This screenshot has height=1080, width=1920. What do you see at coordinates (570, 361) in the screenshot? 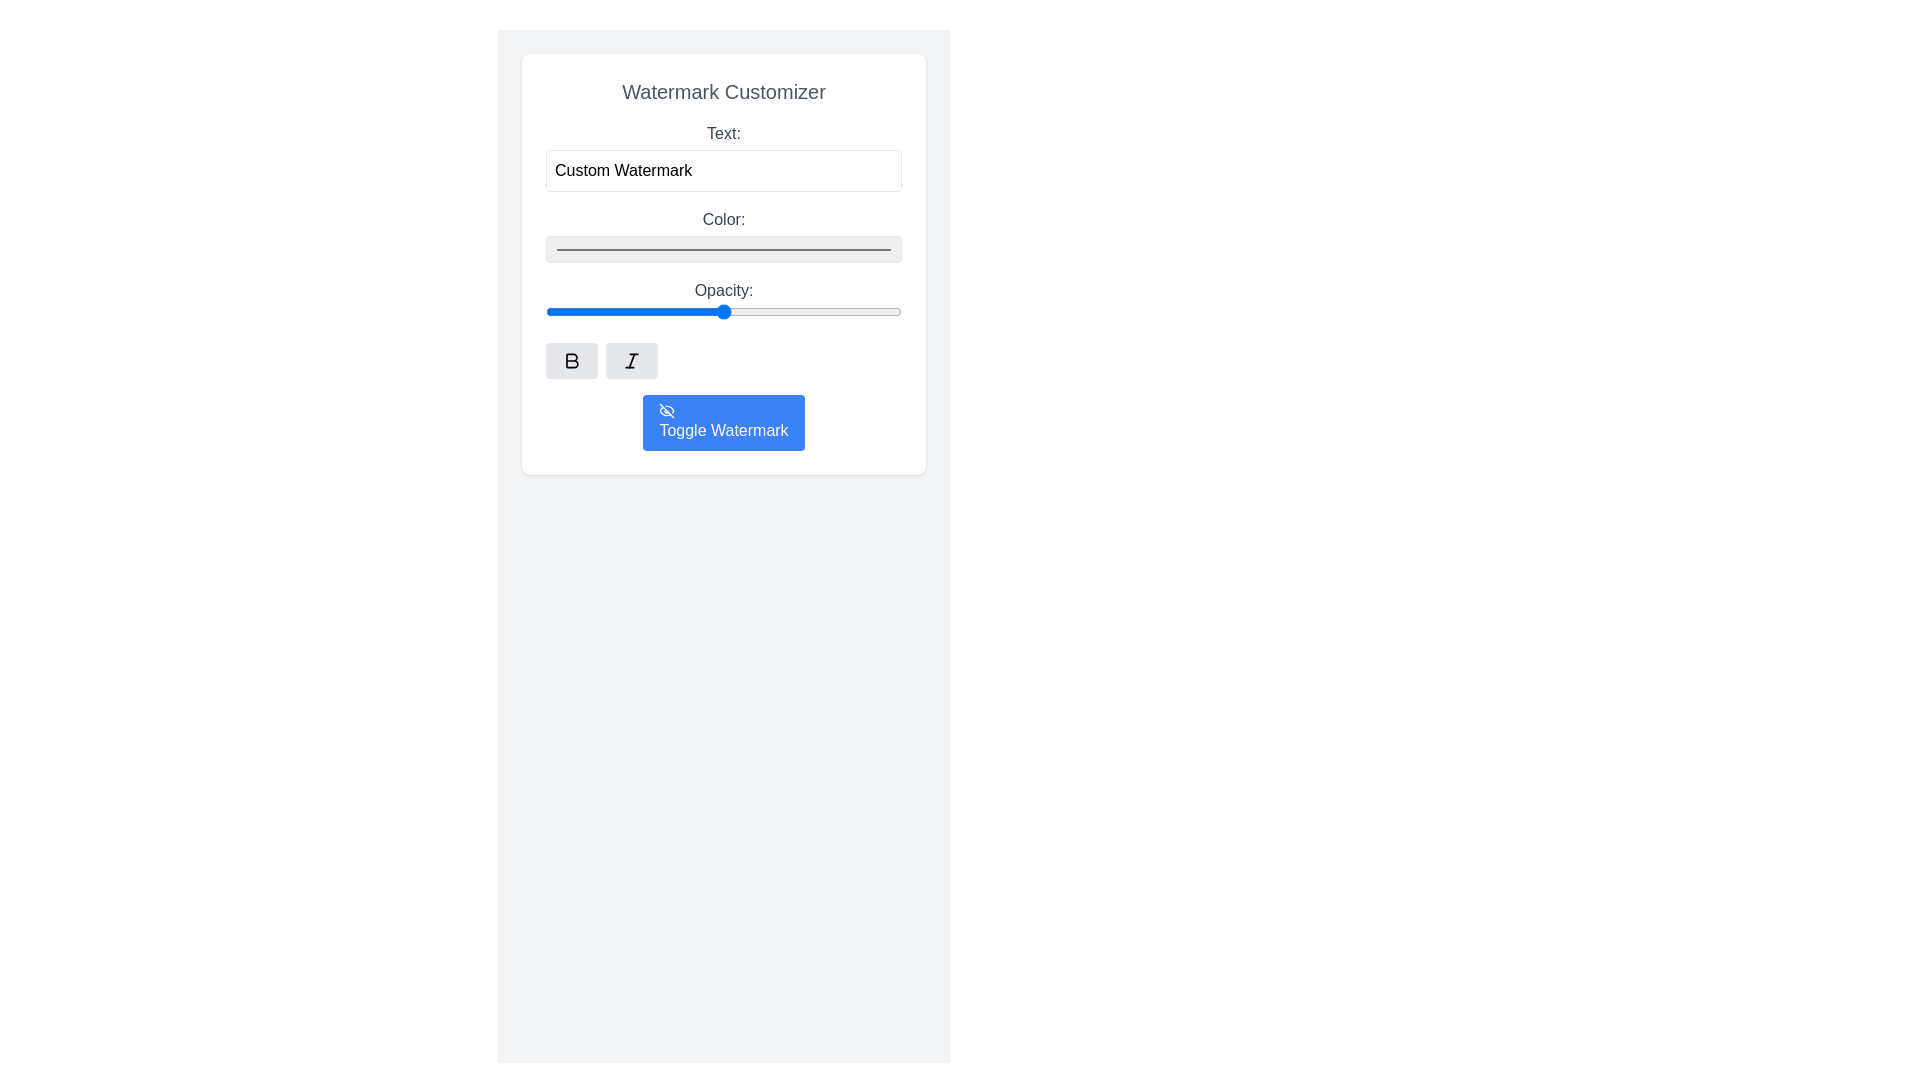
I see `the bold formatting button located on the left side of the formatting buttons group` at bounding box center [570, 361].